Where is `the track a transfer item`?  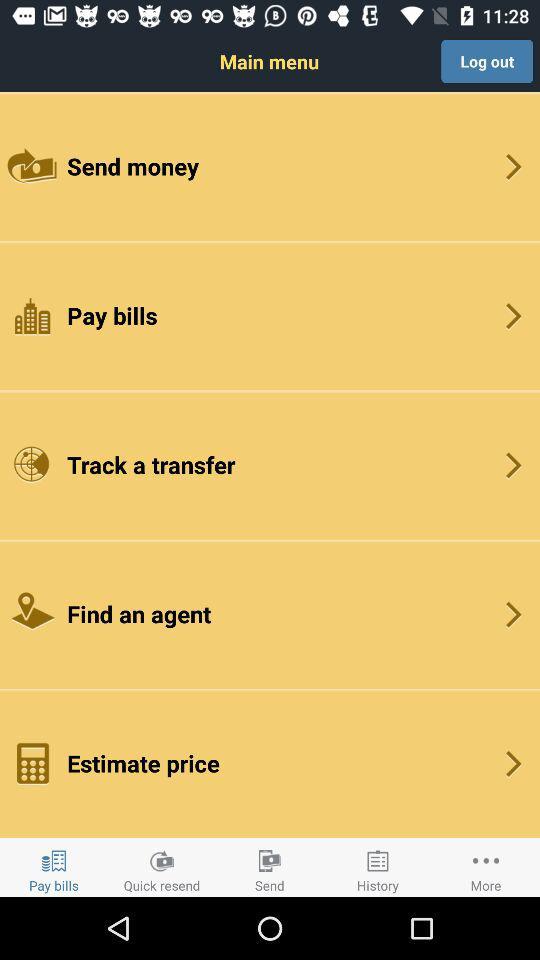
the track a transfer item is located at coordinates (270, 465).